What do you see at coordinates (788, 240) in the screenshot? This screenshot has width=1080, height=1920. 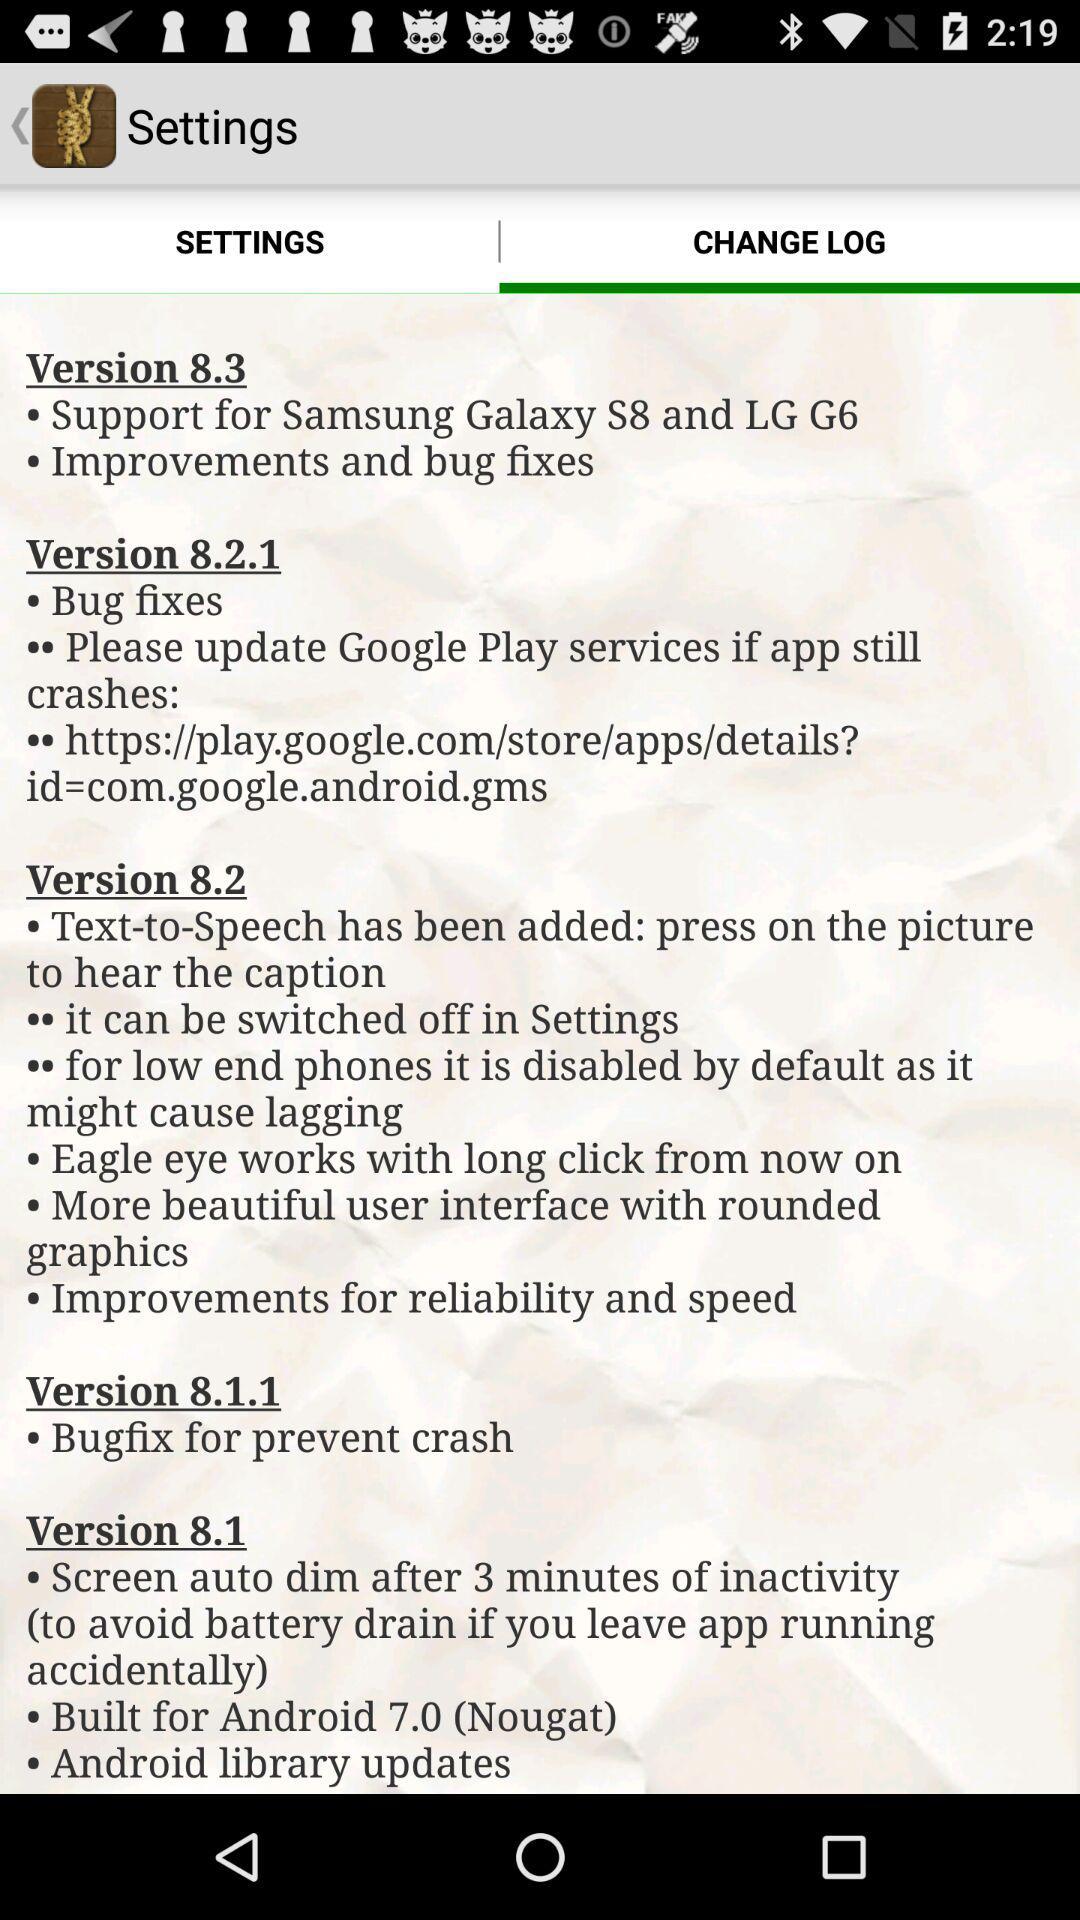 I see `change log item` at bounding box center [788, 240].